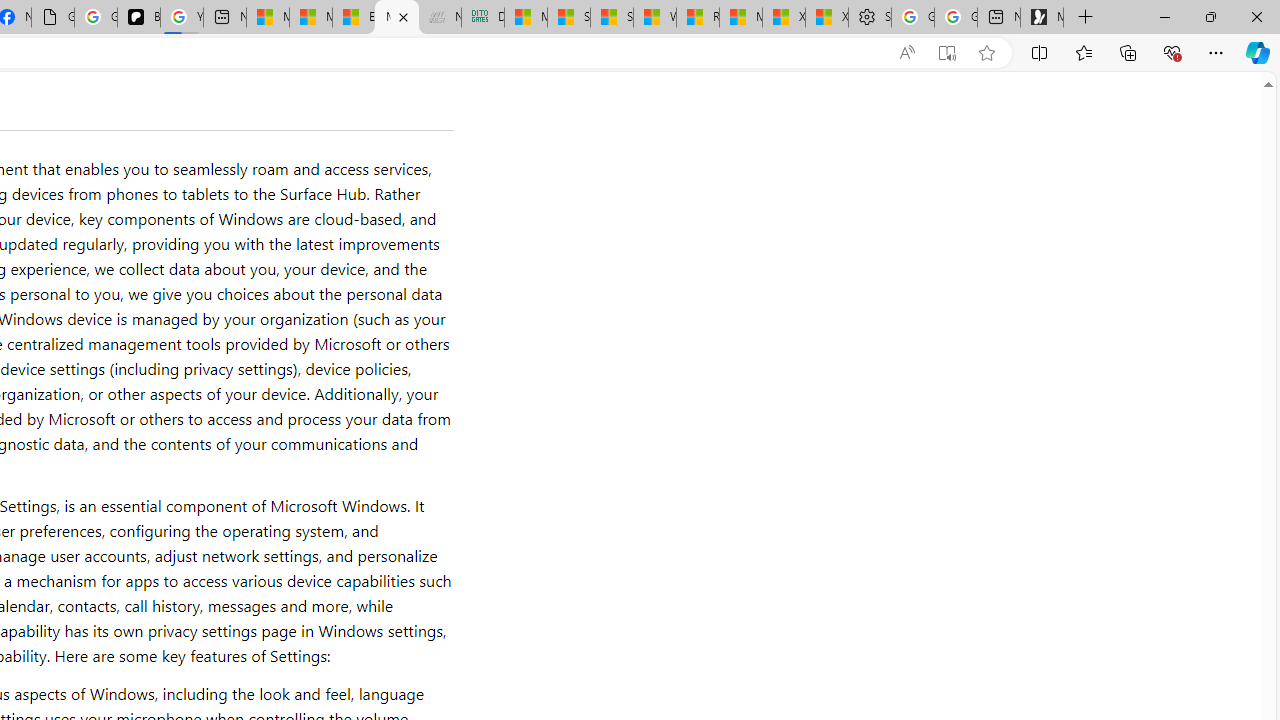 This screenshot has height=720, width=1280. Describe the element at coordinates (137, 17) in the screenshot. I see `'Be Smart | creating Science videos | Patreon'` at that location.